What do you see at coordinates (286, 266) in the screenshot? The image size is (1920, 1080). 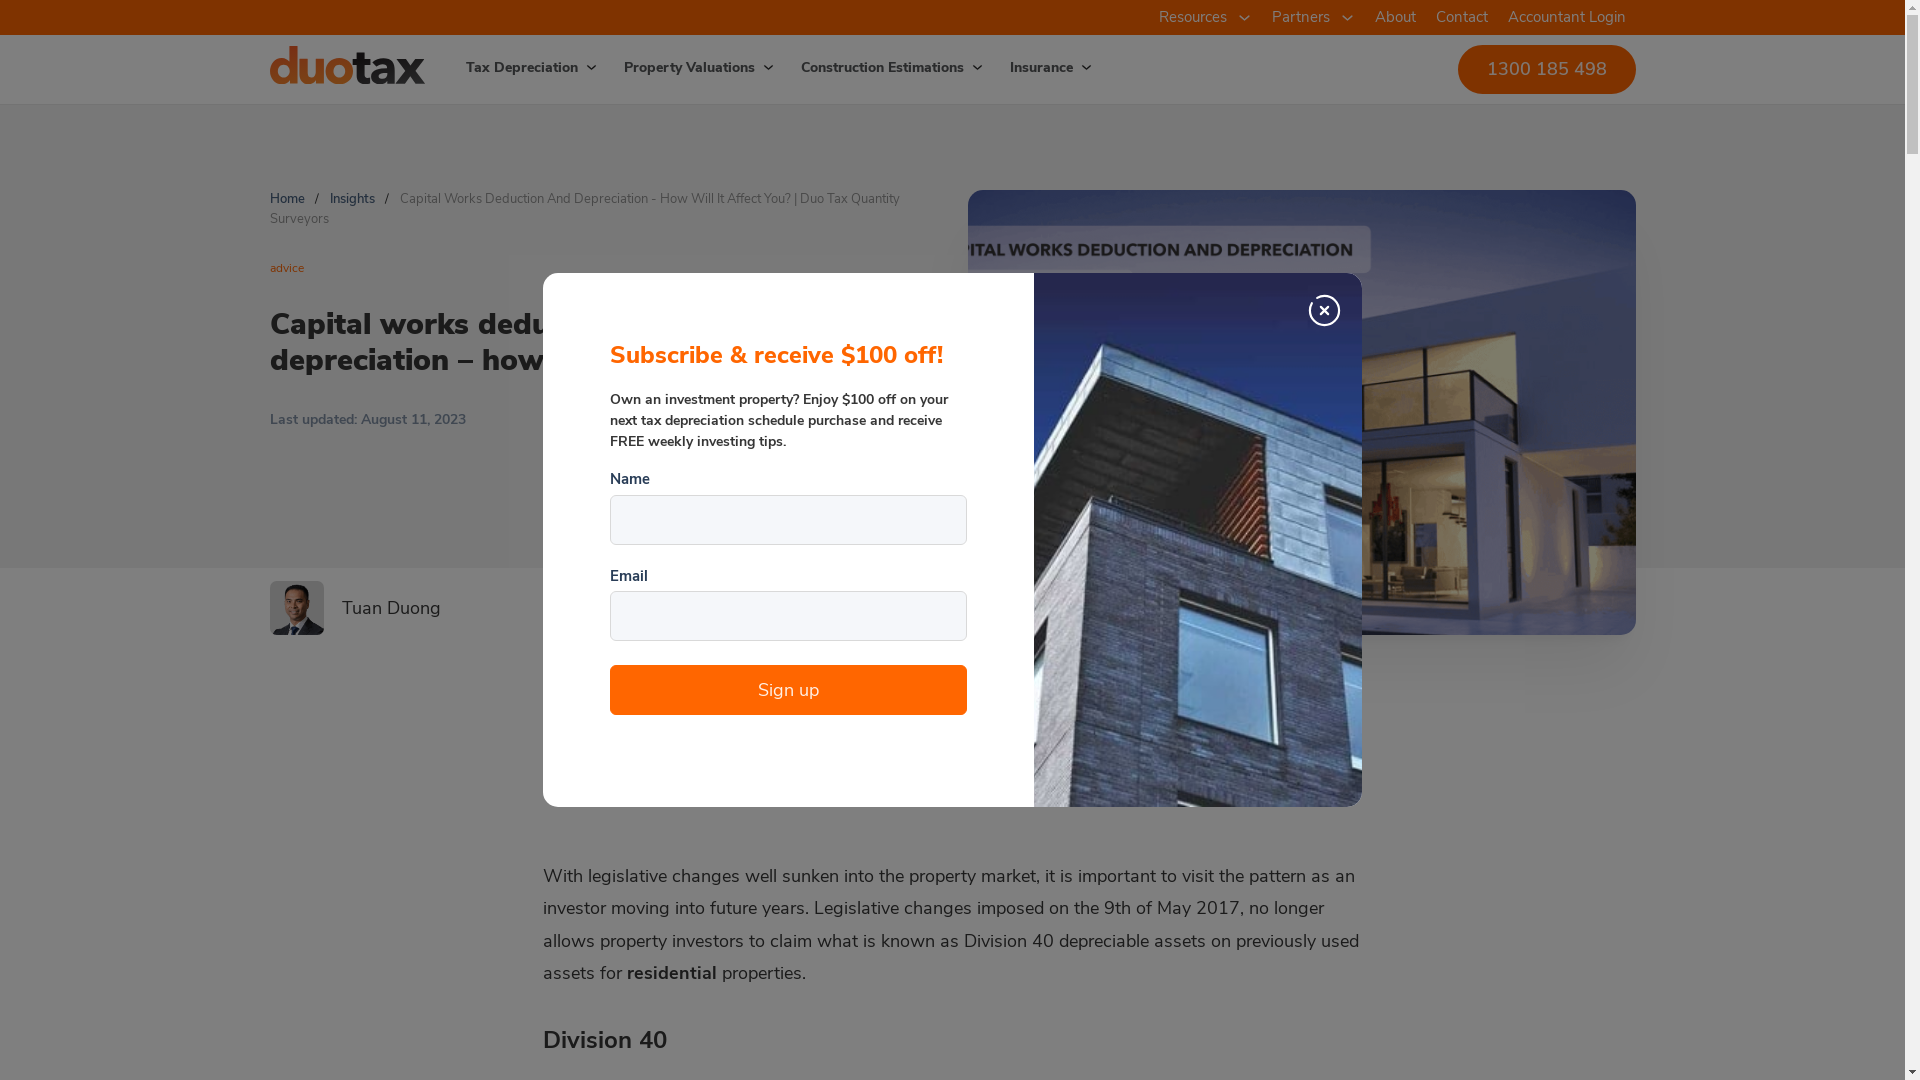 I see `'advice'` at bounding box center [286, 266].